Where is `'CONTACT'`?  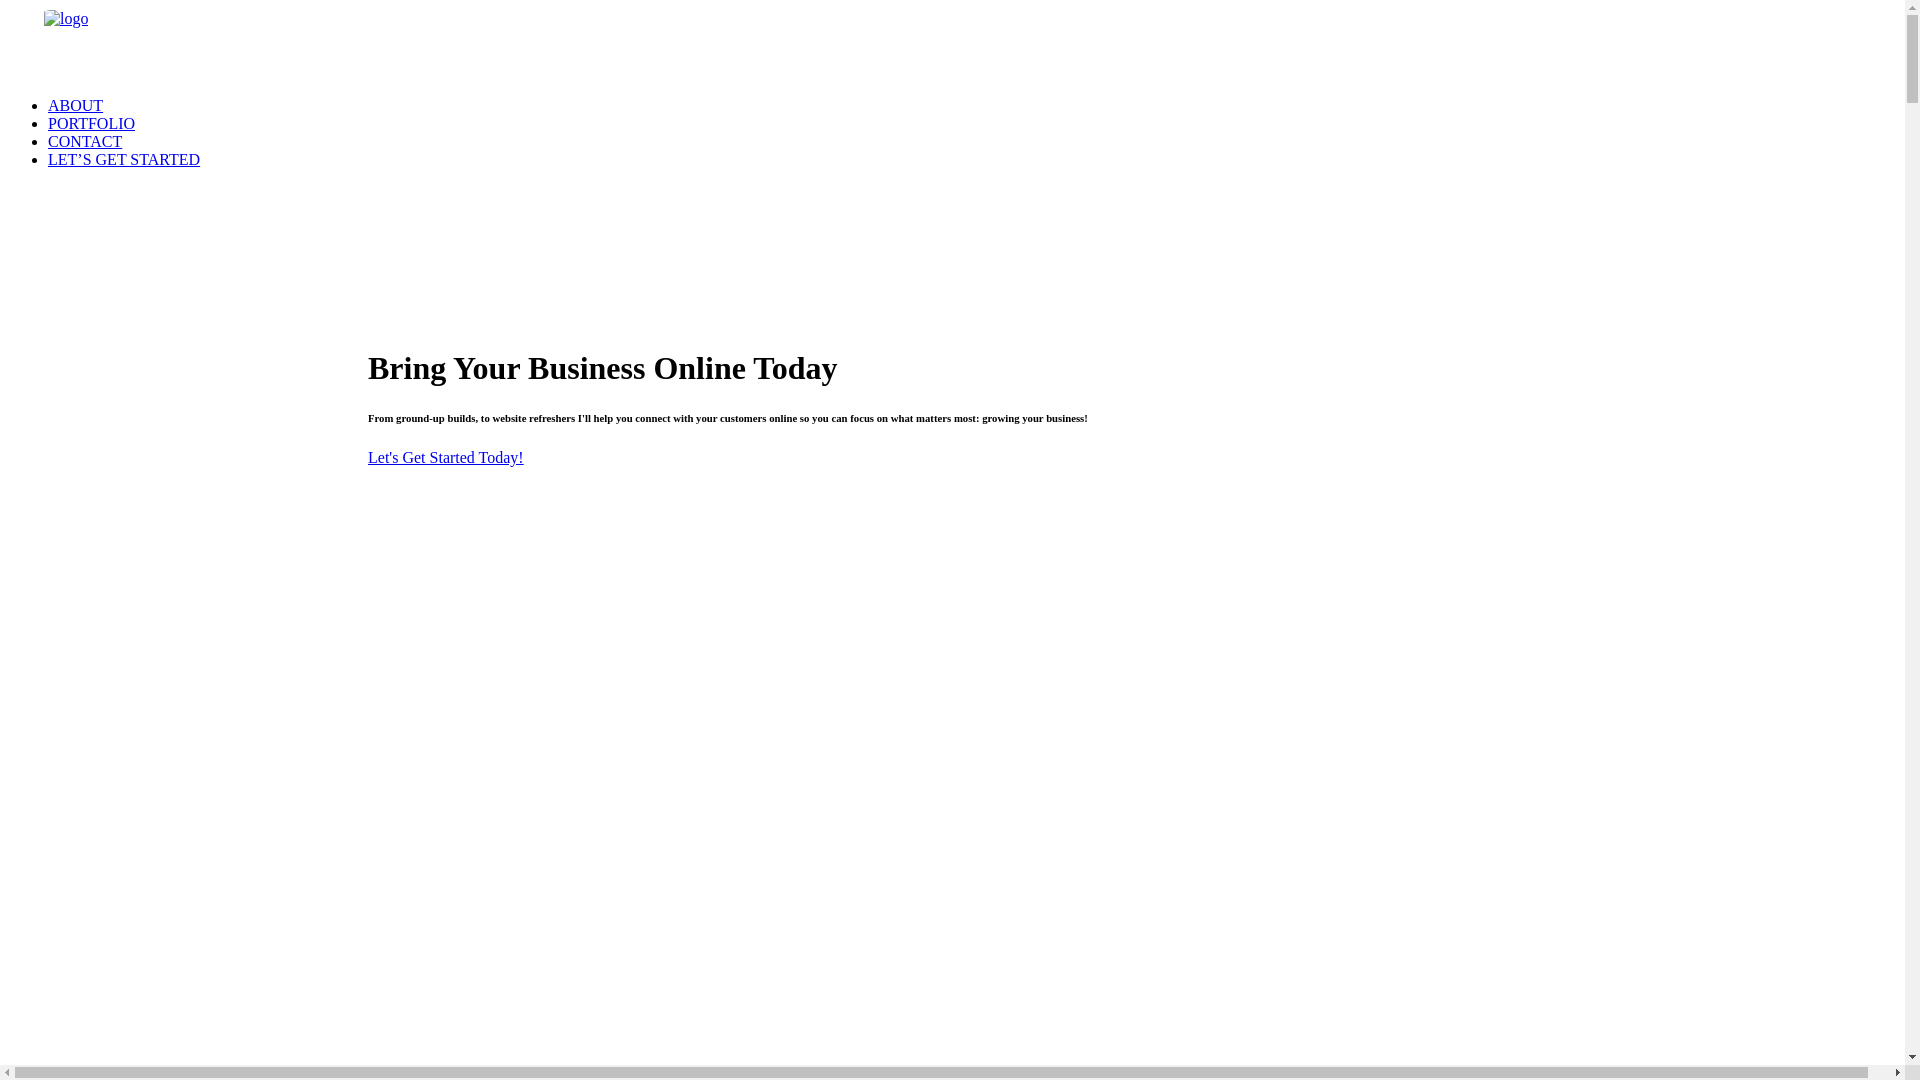 'CONTACT' is located at coordinates (84, 140).